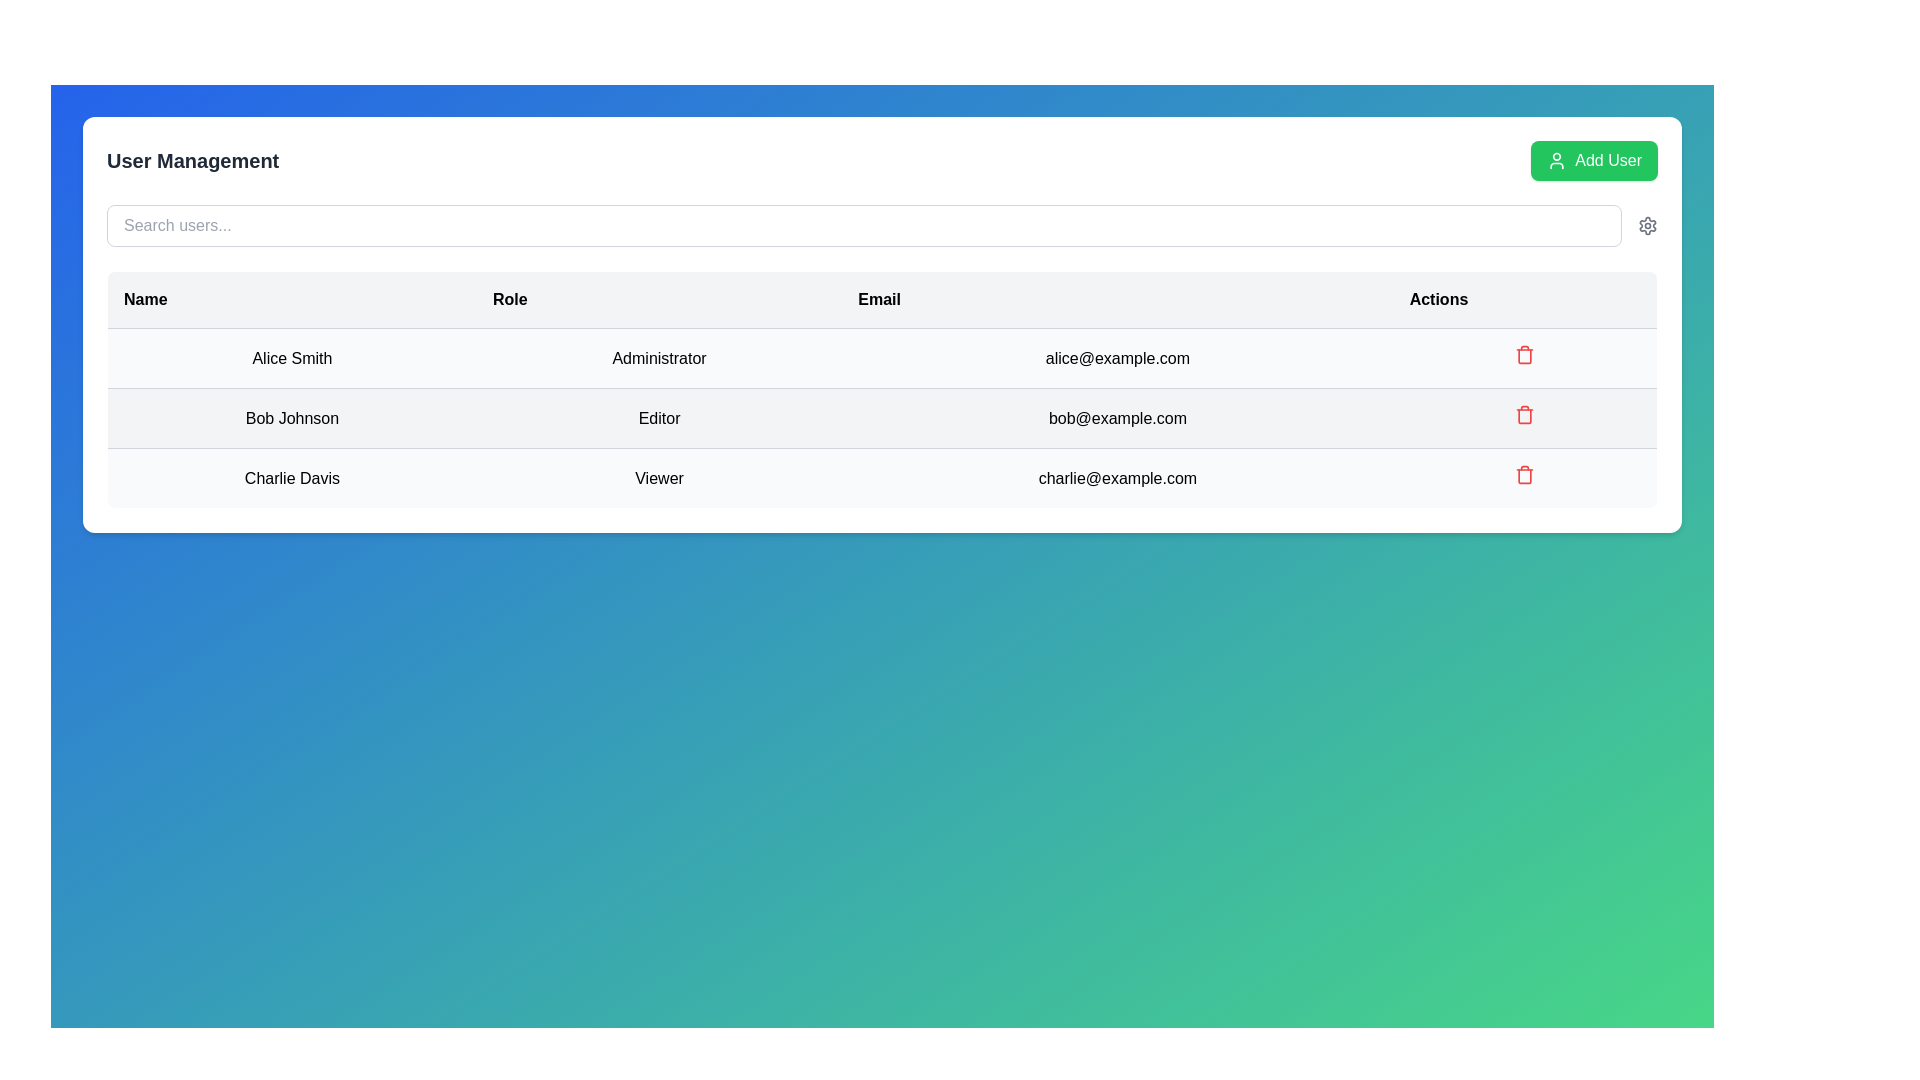  I want to click on the red trash icon button located in the 'Actions' column of the user table for Bob Johnson, so click(1524, 353).